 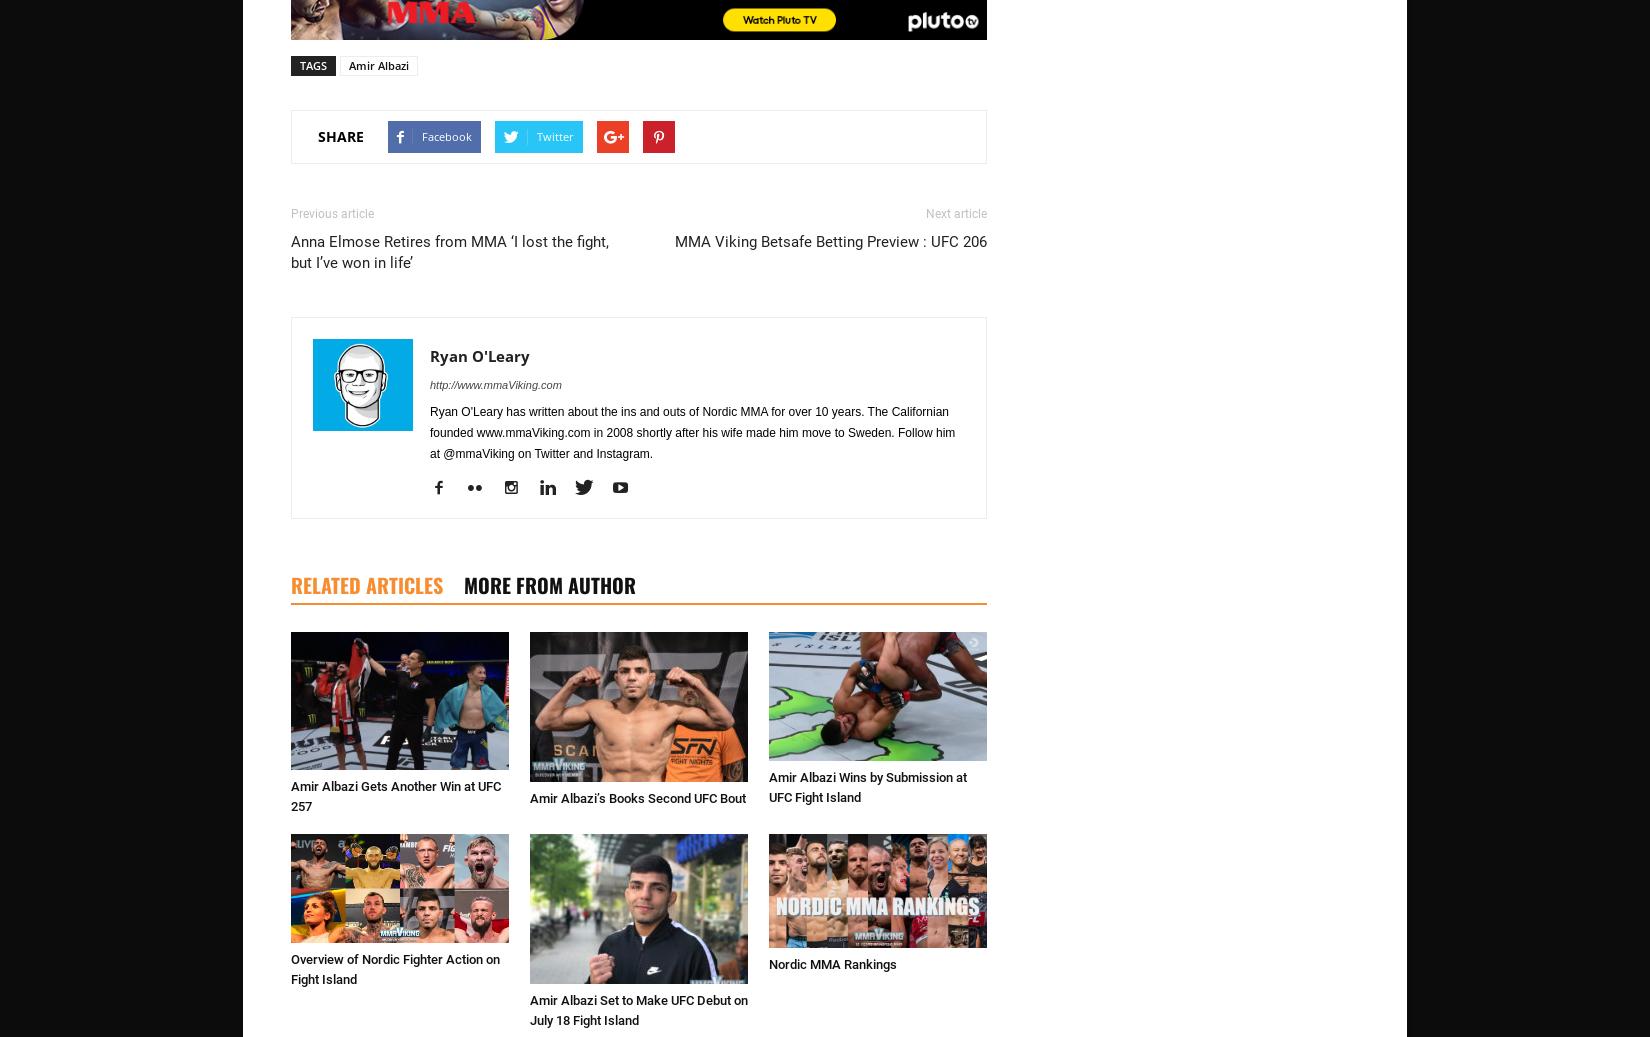 I want to click on 'MORE FROM AUTHOR', so click(x=548, y=584).